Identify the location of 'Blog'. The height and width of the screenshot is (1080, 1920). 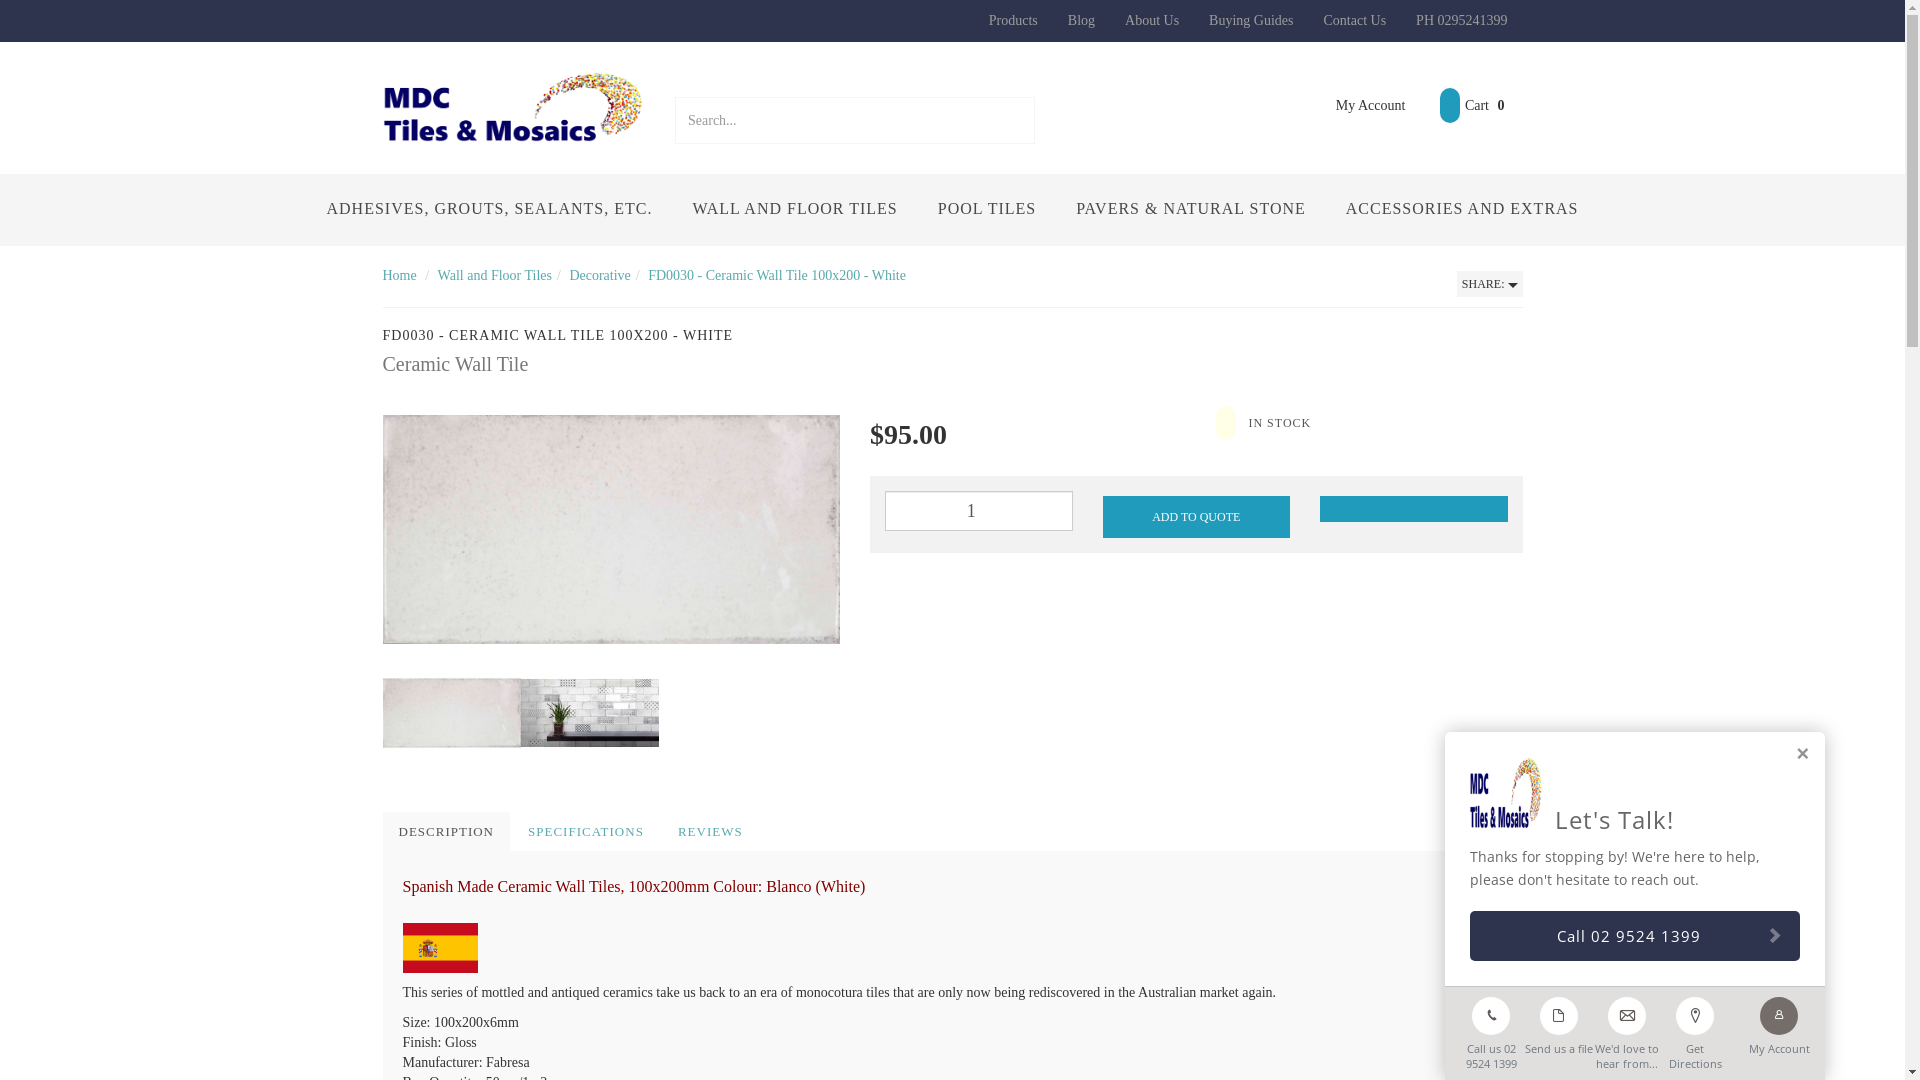
(1080, 20).